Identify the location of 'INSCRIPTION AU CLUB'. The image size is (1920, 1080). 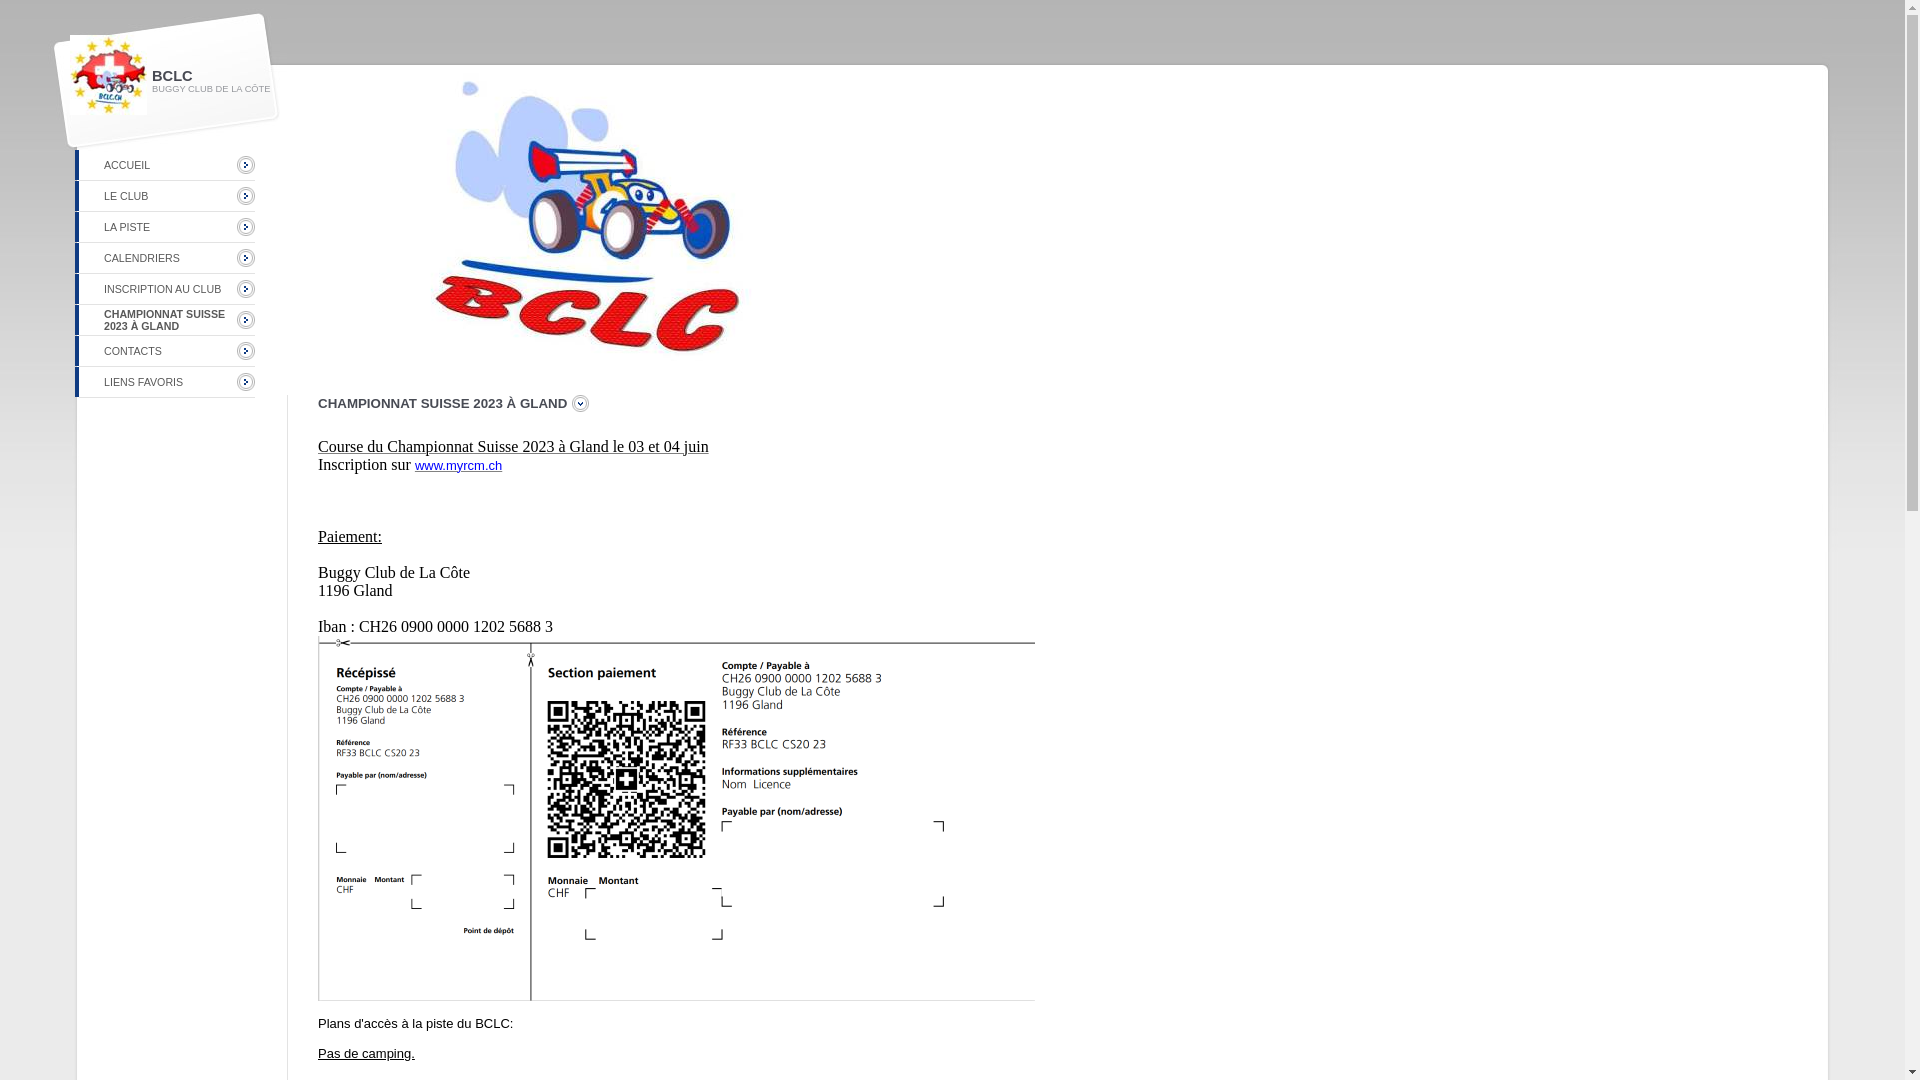
(103, 289).